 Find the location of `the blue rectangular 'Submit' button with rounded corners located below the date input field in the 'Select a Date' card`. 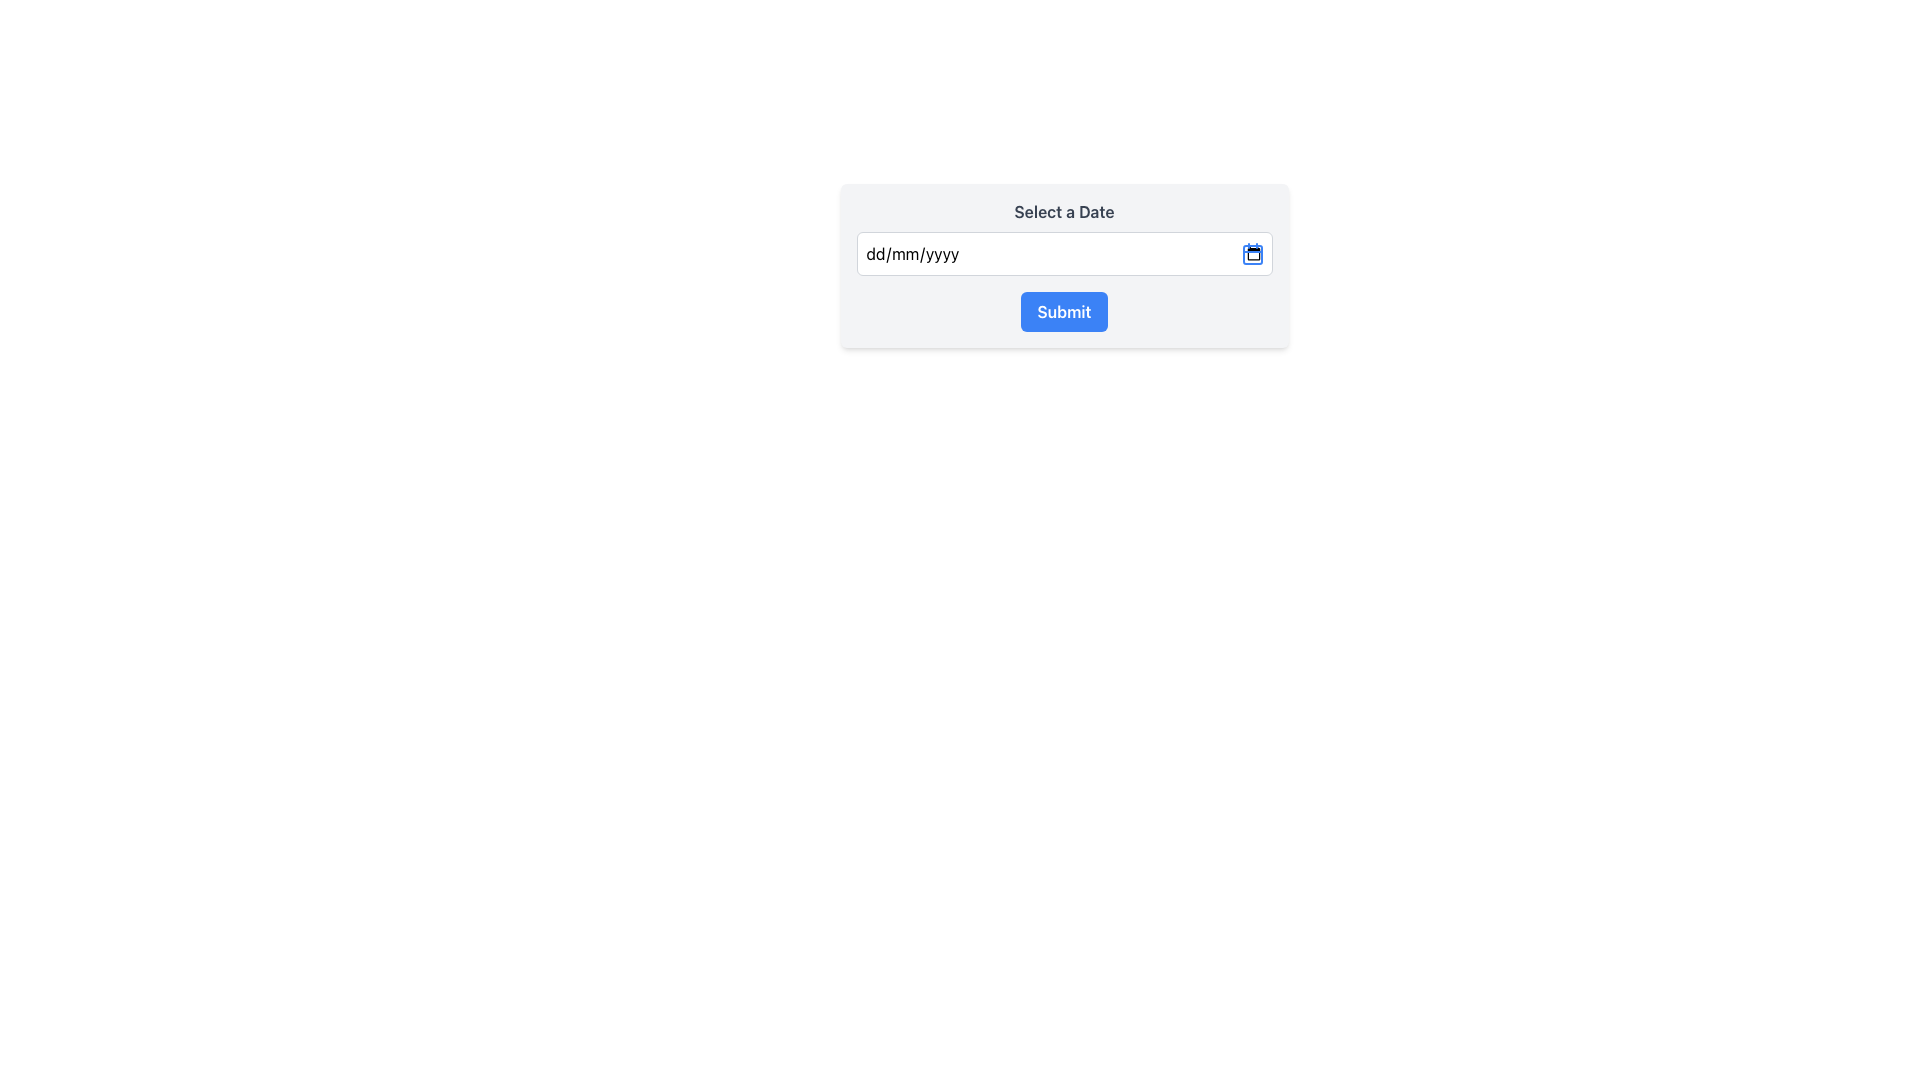

the blue rectangular 'Submit' button with rounded corners located below the date input field in the 'Select a Date' card is located at coordinates (1063, 312).